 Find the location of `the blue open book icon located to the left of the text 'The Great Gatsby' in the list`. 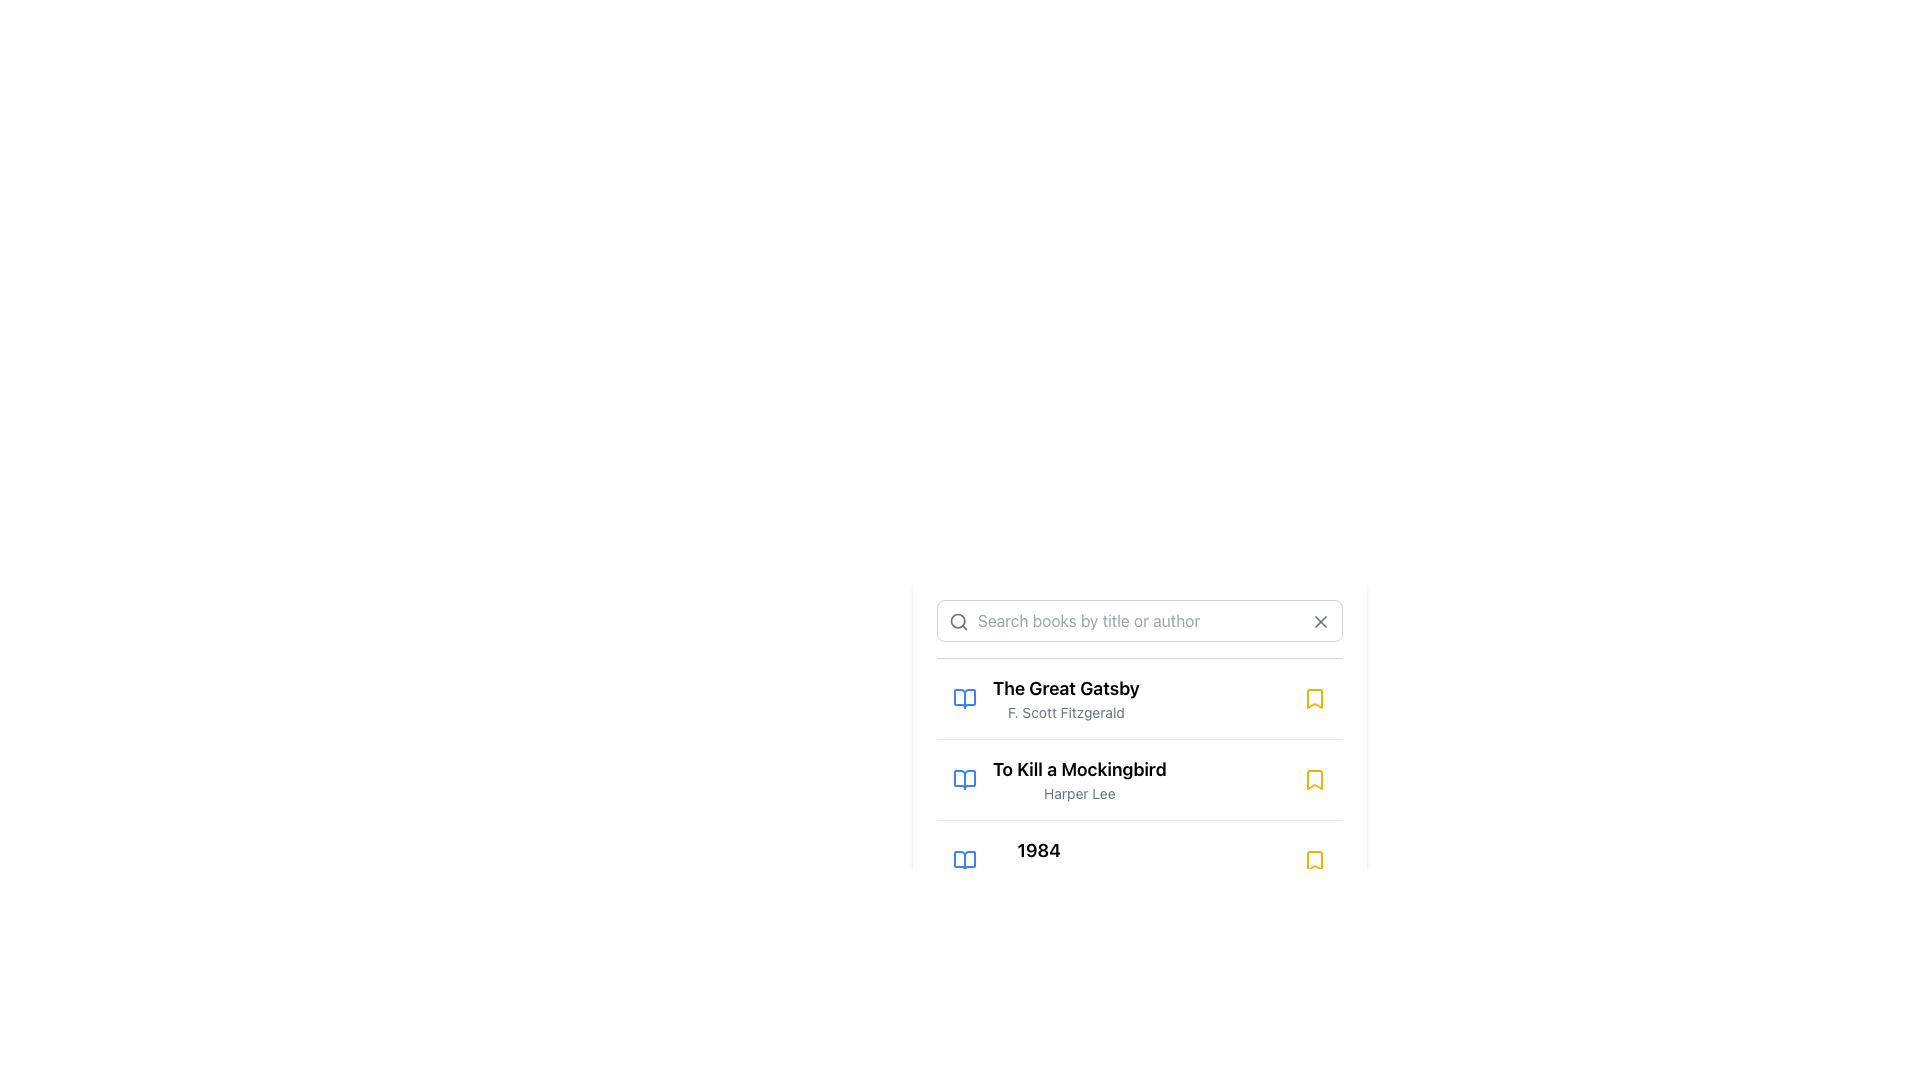

the blue open book icon located to the left of the text 'The Great Gatsby' in the list is located at coordinates (964, 697).